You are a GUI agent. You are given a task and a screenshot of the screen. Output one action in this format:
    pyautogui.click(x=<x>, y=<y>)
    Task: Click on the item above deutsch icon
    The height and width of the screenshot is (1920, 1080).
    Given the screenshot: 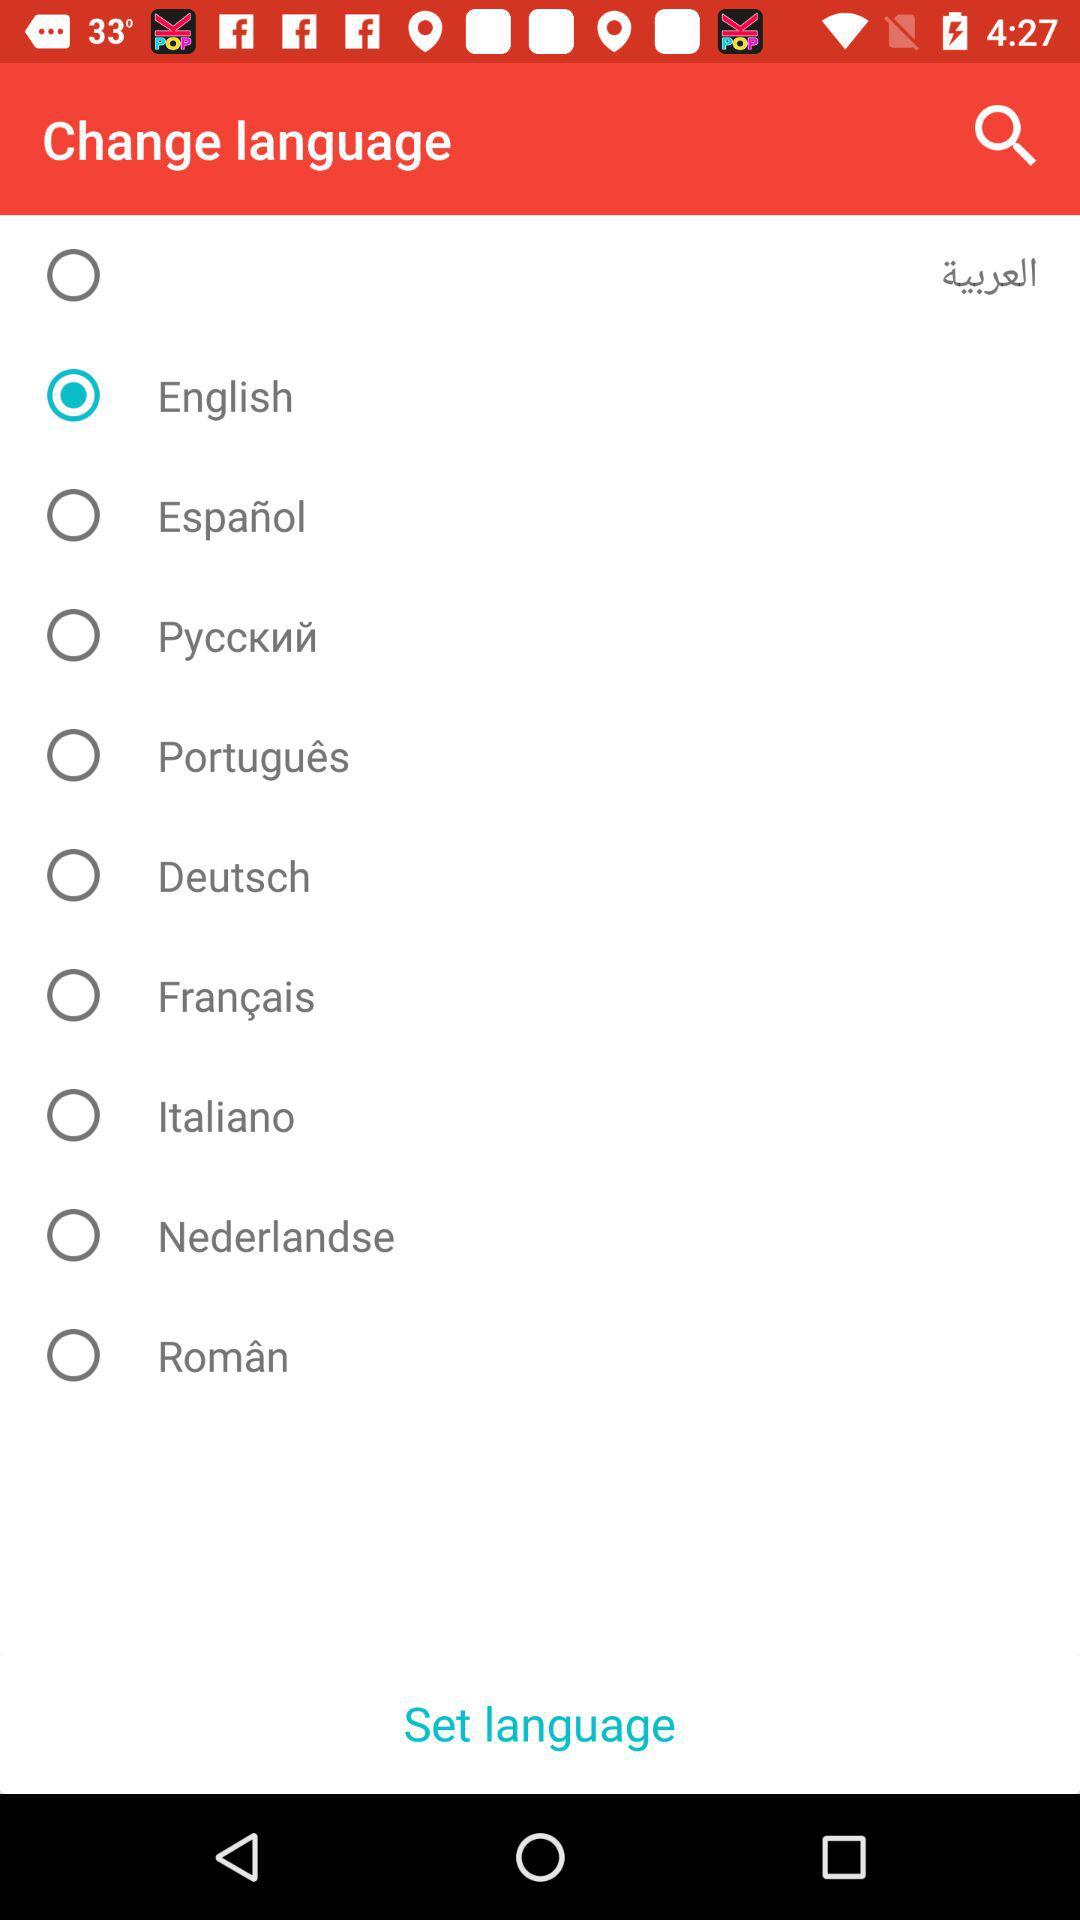 What is the action you would take?
    pyautogui.click(x=555, y=754)
    